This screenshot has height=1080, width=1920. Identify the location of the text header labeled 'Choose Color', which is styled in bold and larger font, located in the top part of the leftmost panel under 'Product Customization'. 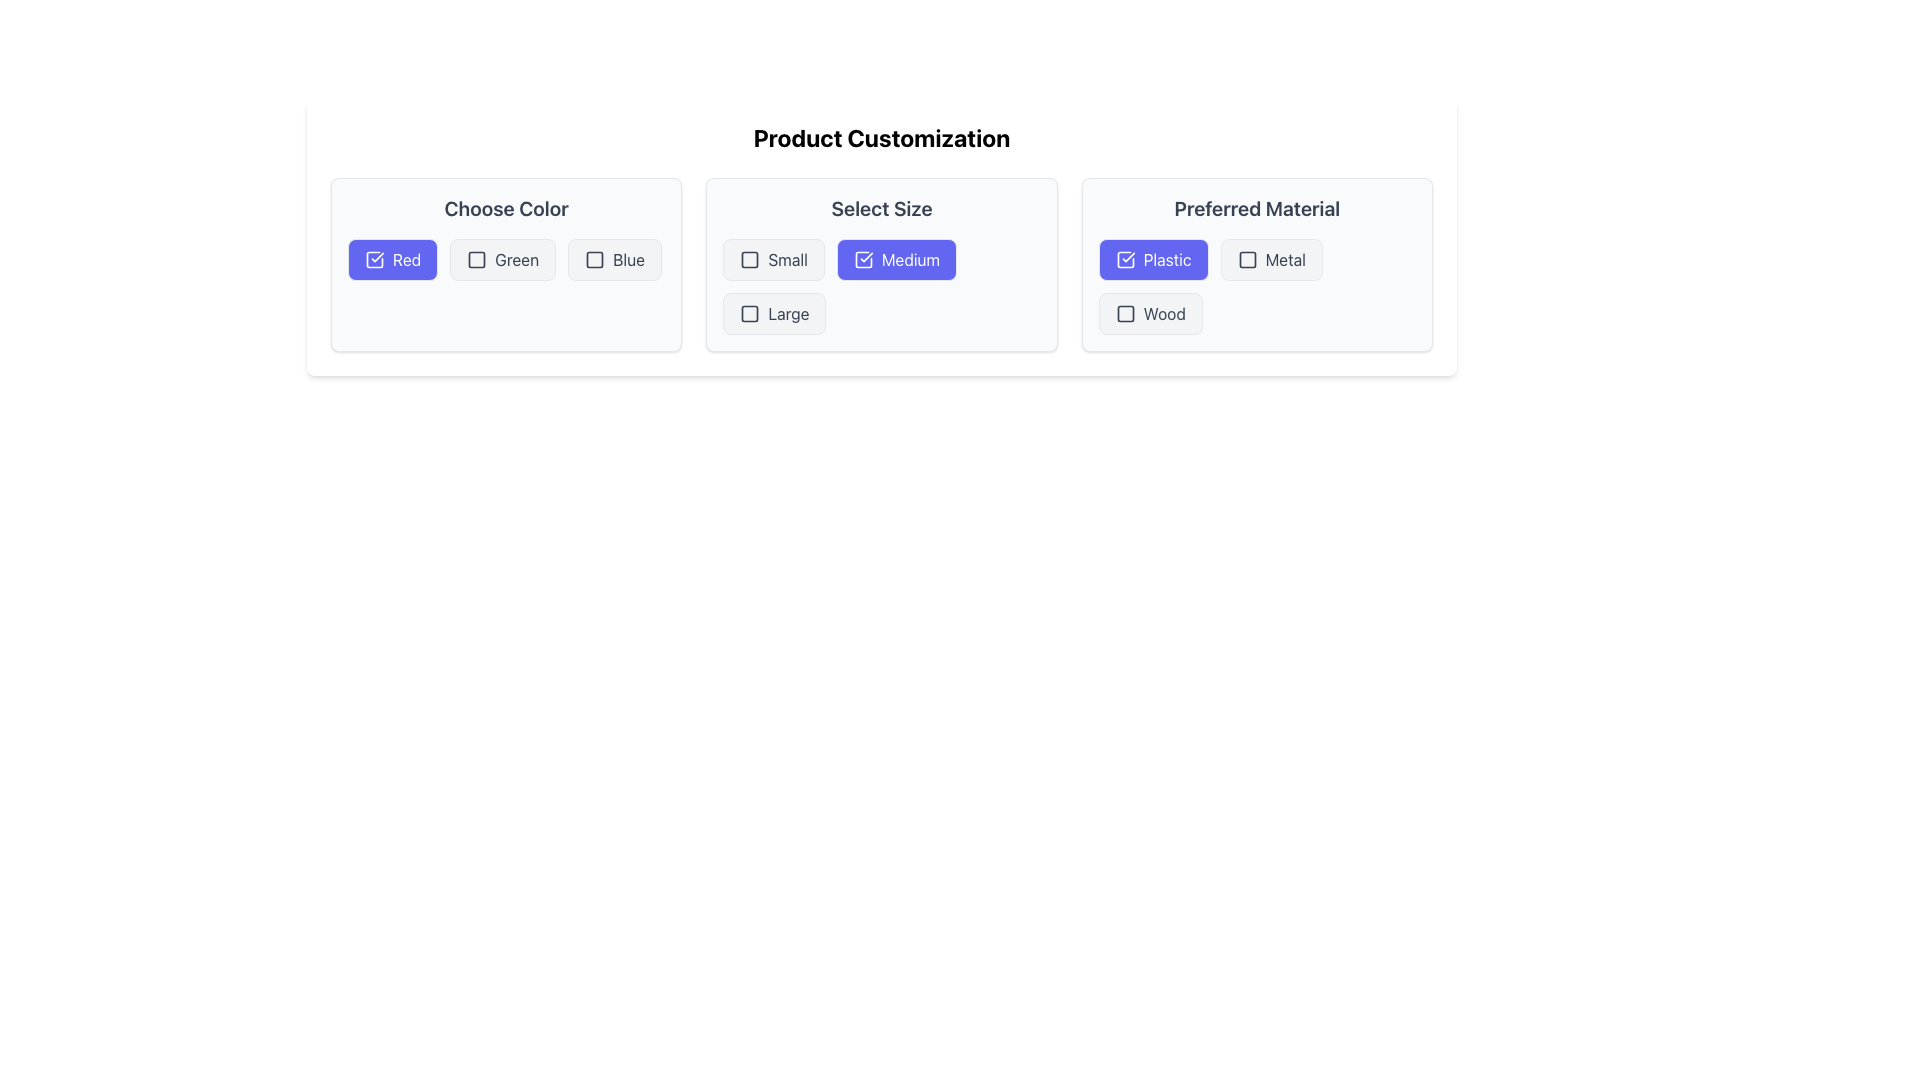
(506, 208).